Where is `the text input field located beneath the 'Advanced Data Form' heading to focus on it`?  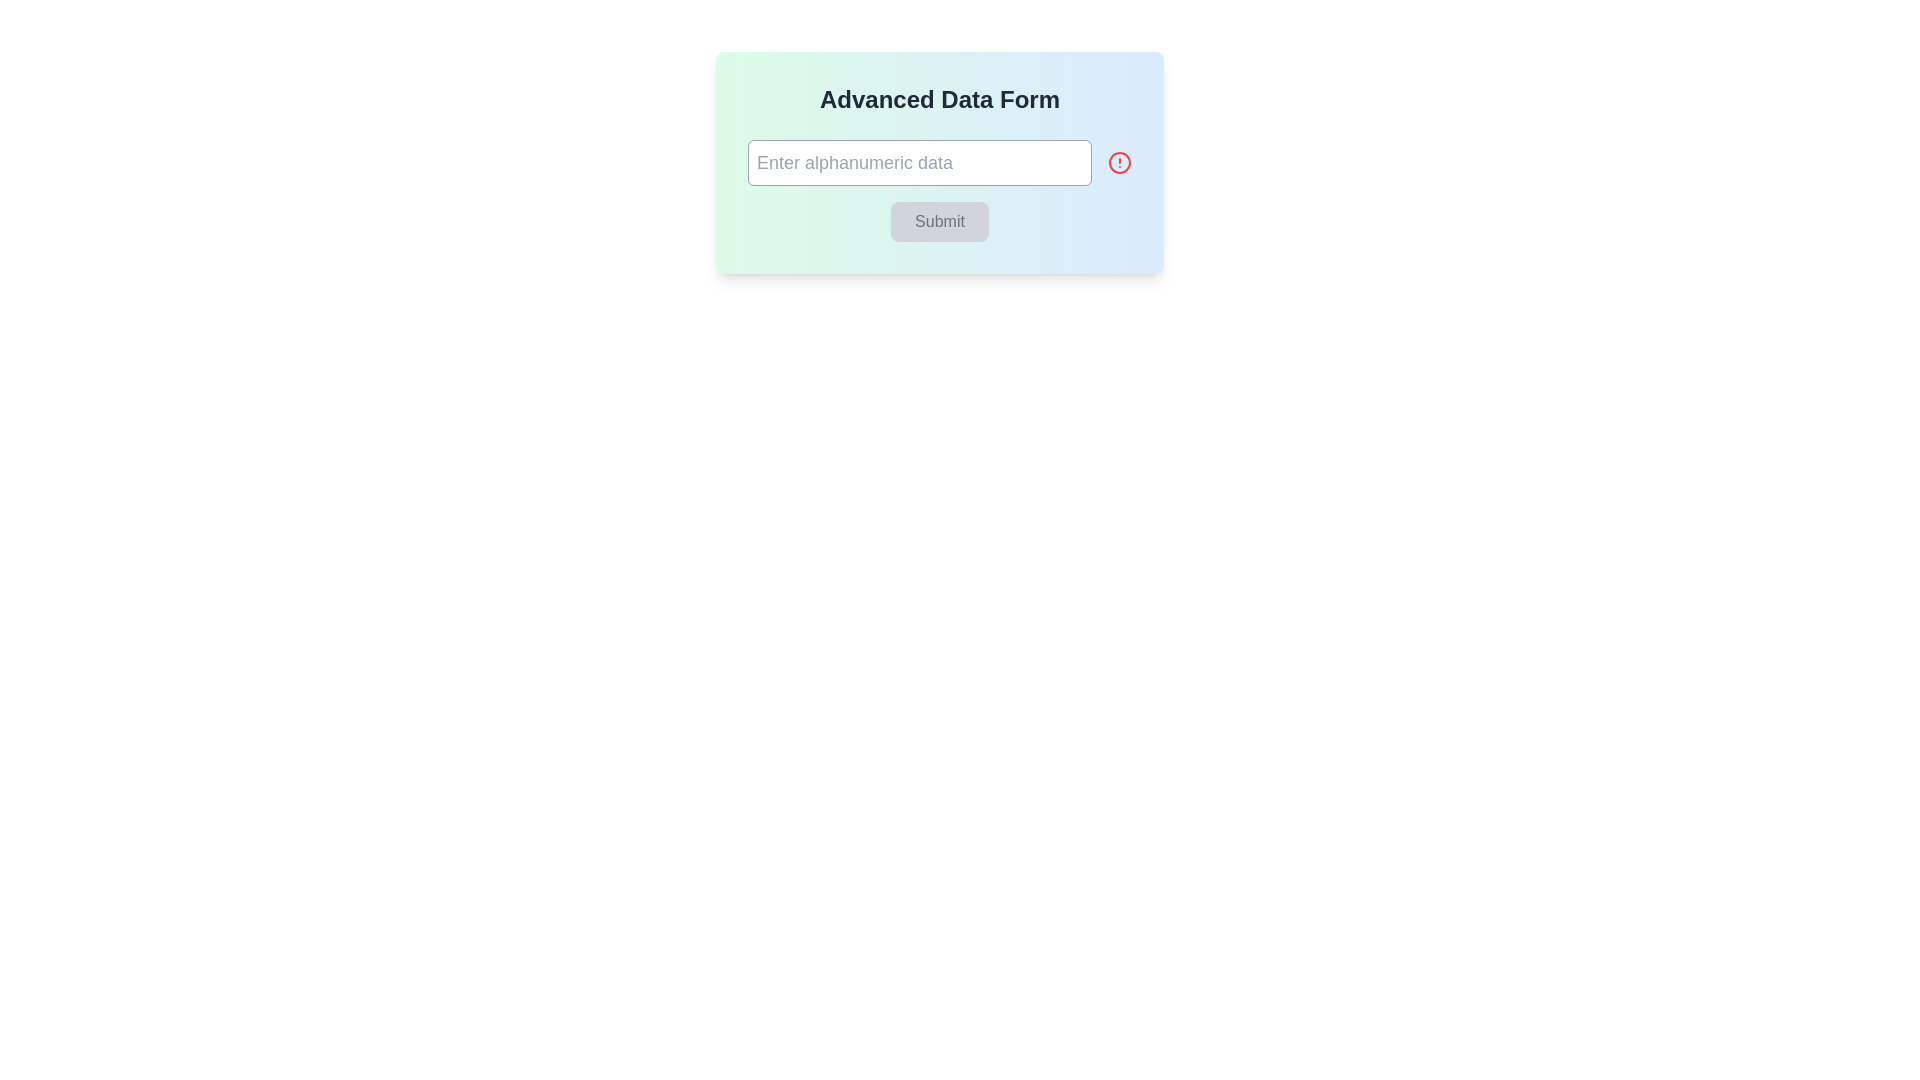 the text input field located beneath the 'Advanced Data Form' heading to focus on it is located at coordinates (919, 161).